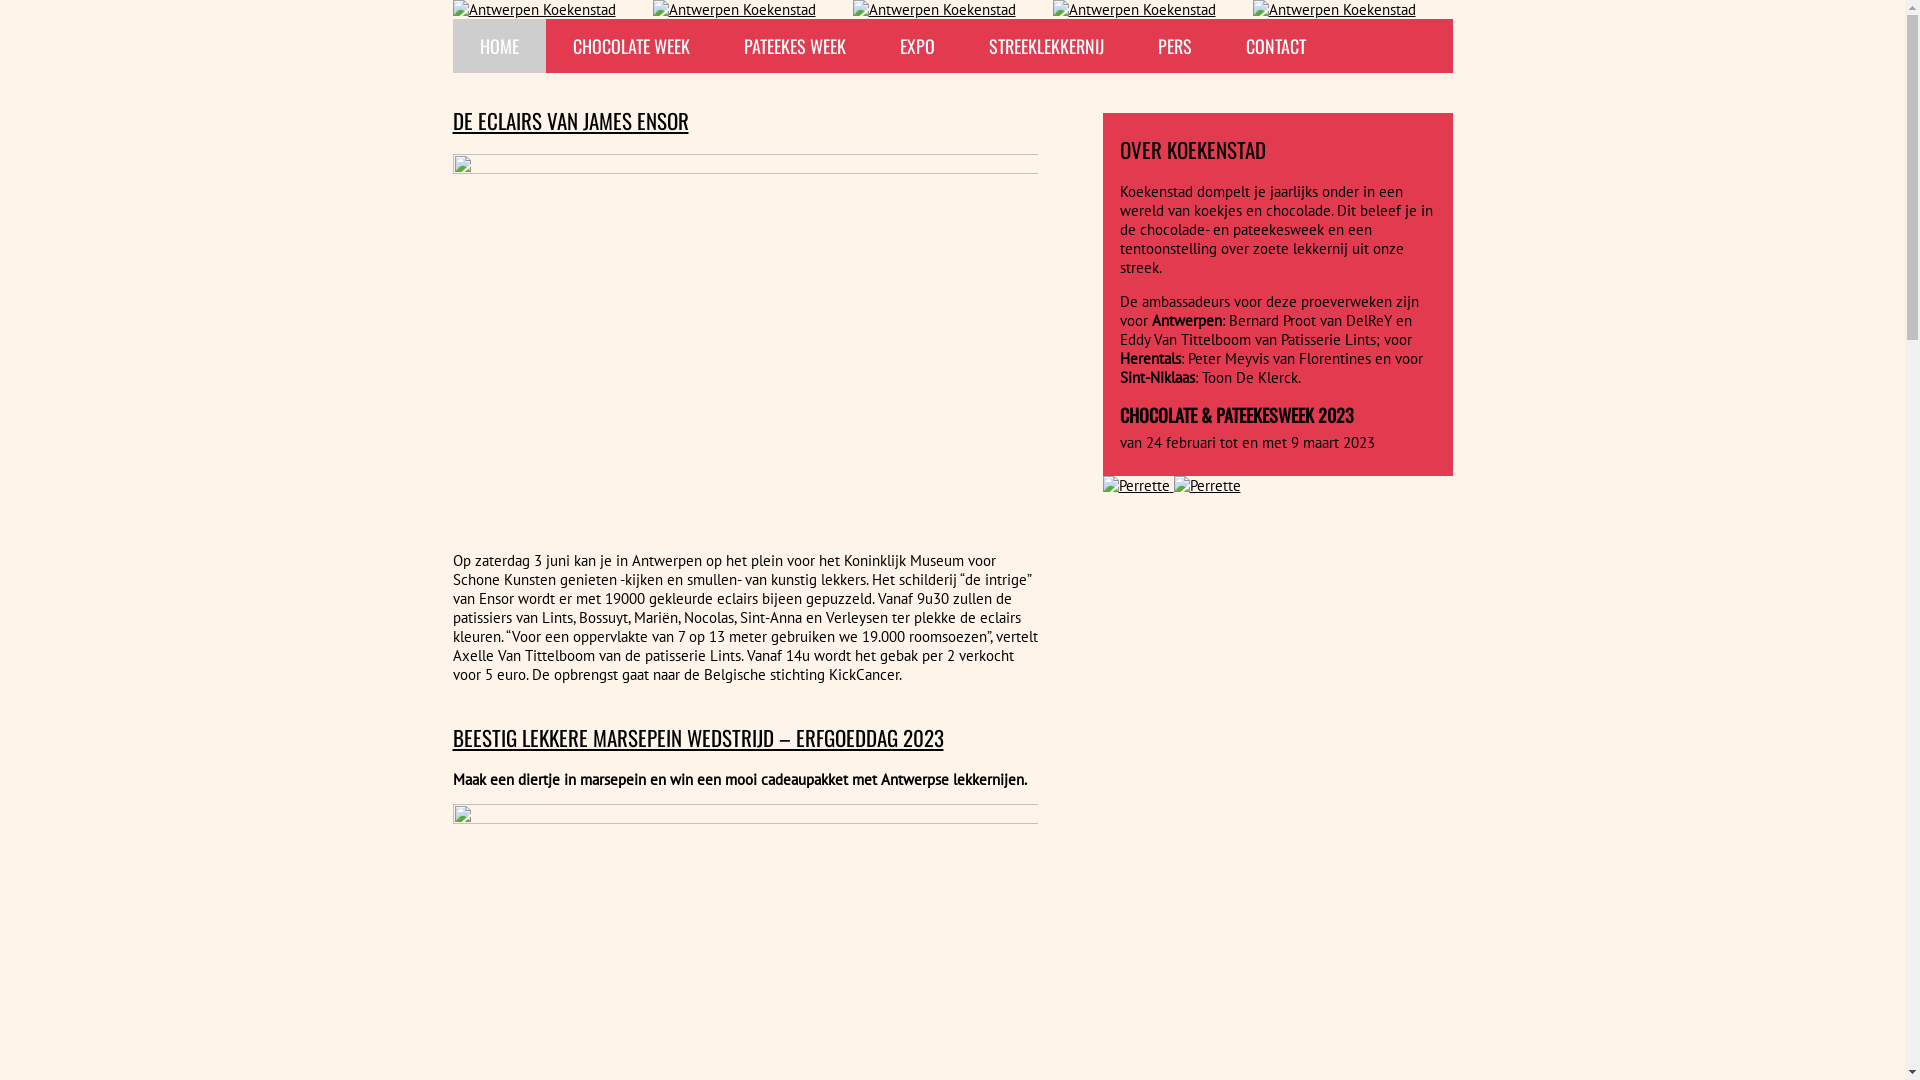 Image resolution: width=1920 pixels, height=1080 pixels. I want to click on 'CONTACT', so click(1217, 45).